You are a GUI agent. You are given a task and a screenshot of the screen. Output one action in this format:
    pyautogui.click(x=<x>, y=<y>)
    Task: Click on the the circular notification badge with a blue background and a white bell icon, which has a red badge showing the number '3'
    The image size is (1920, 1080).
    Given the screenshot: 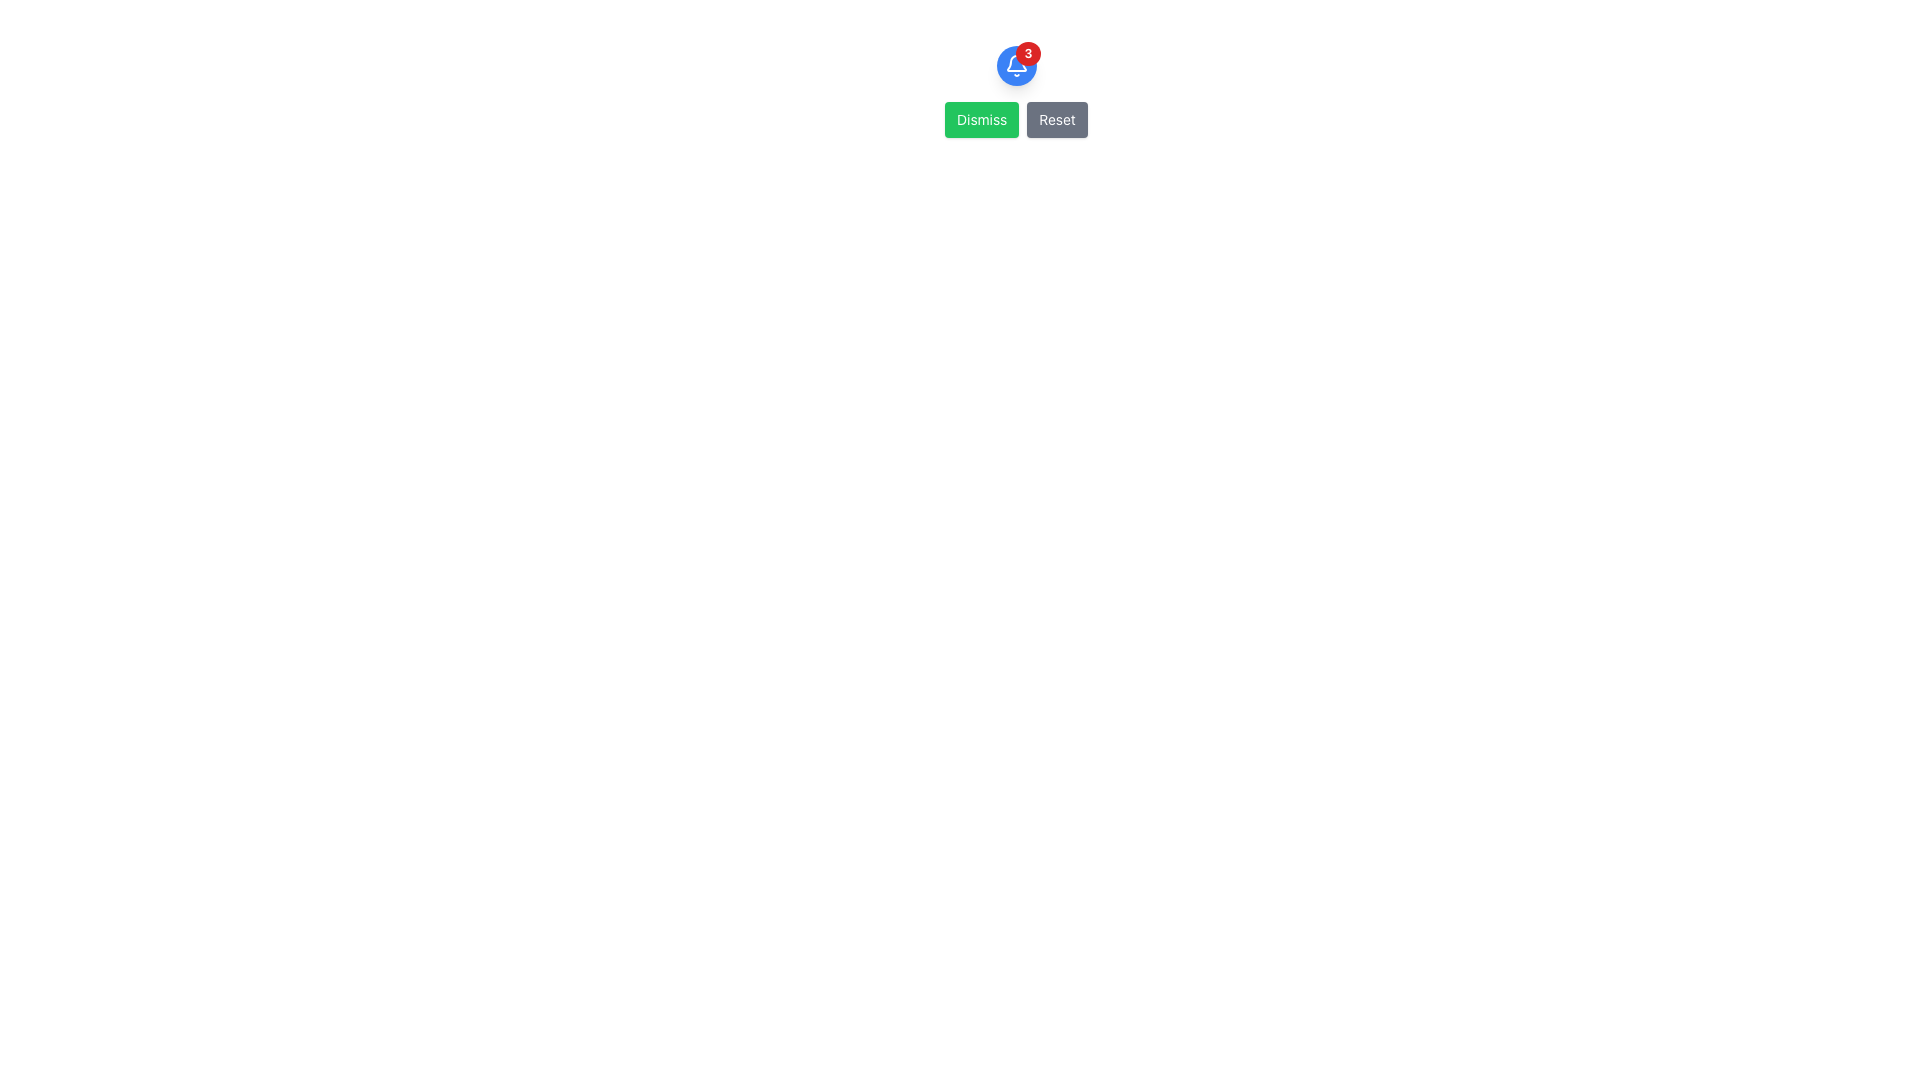 What is the action you would take?
    pyautogui.click(x=1016, y=64)
    